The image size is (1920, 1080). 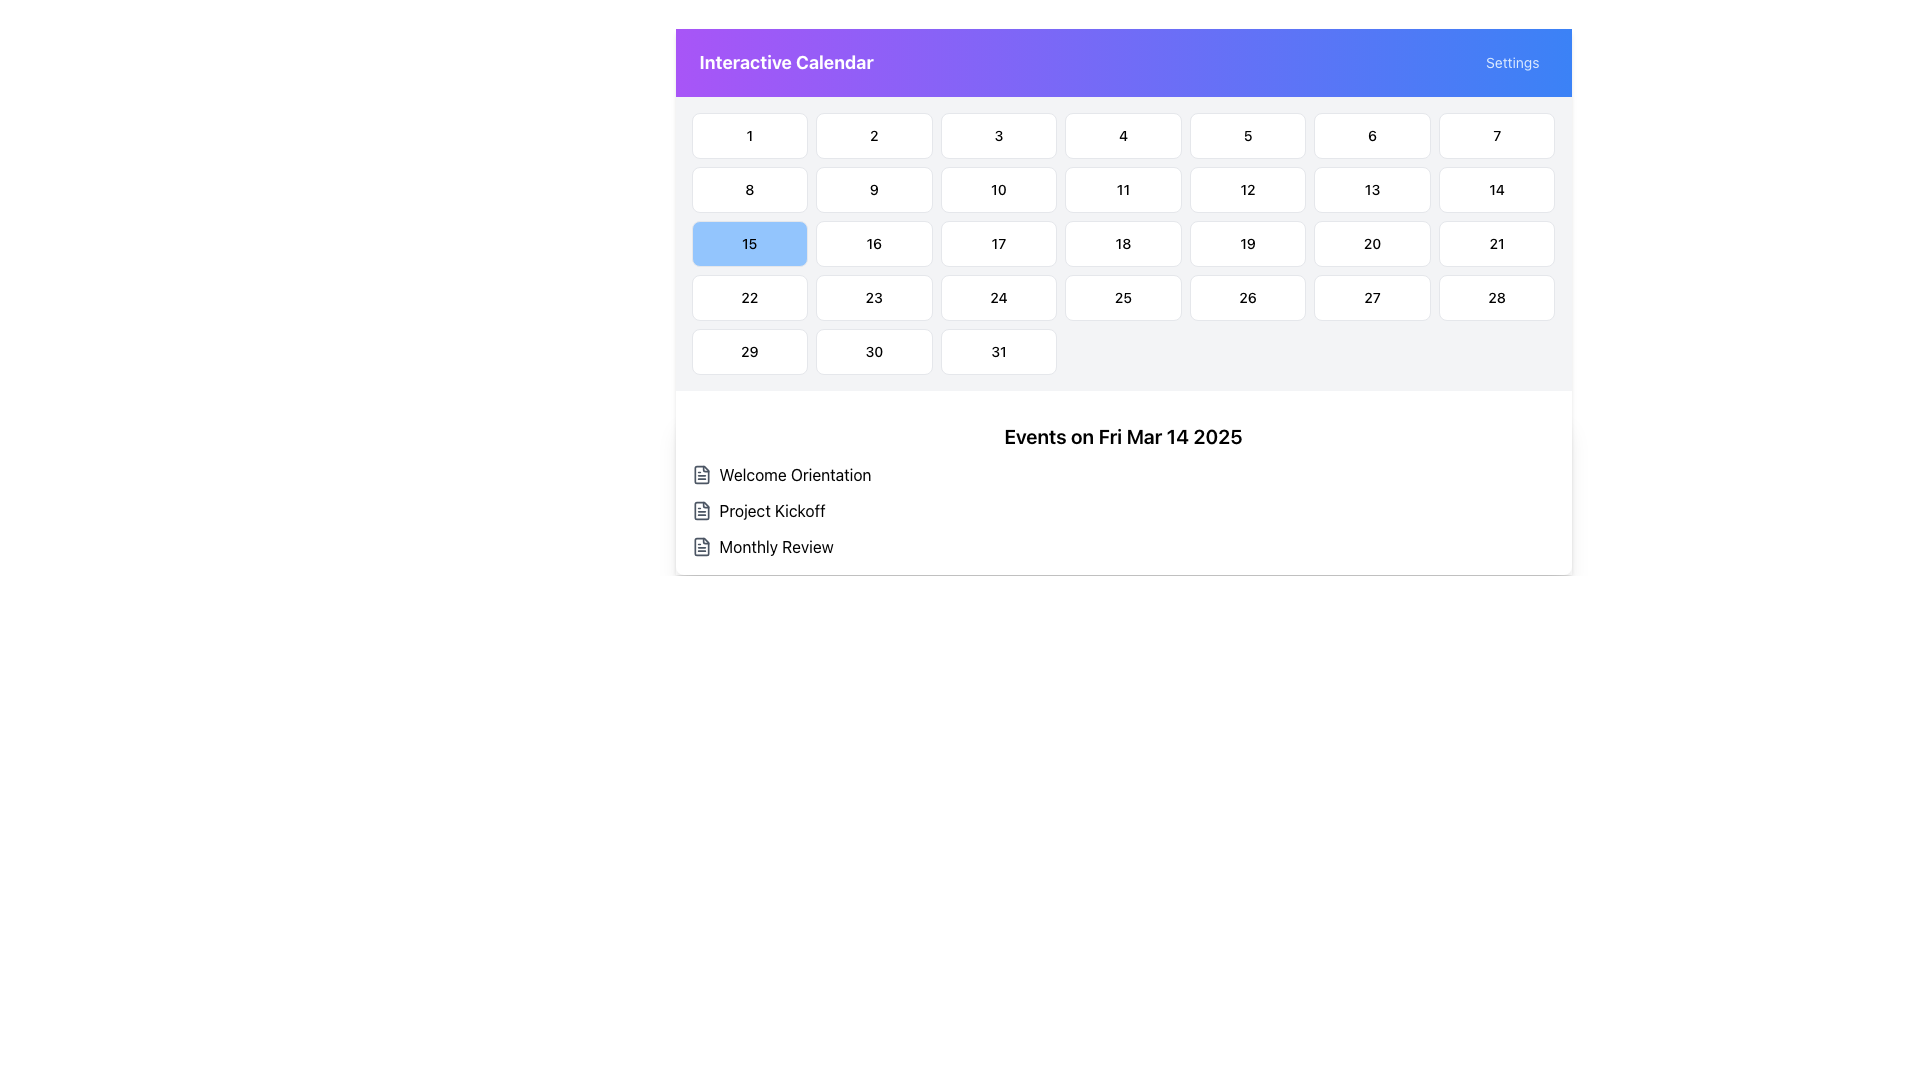 I want to click on the date number text label in the last box of the fifth row of the Interactive Calendar grid, which is indicated by a light-colored rectangular border with rounded corners, so click(x=1497, y=297).